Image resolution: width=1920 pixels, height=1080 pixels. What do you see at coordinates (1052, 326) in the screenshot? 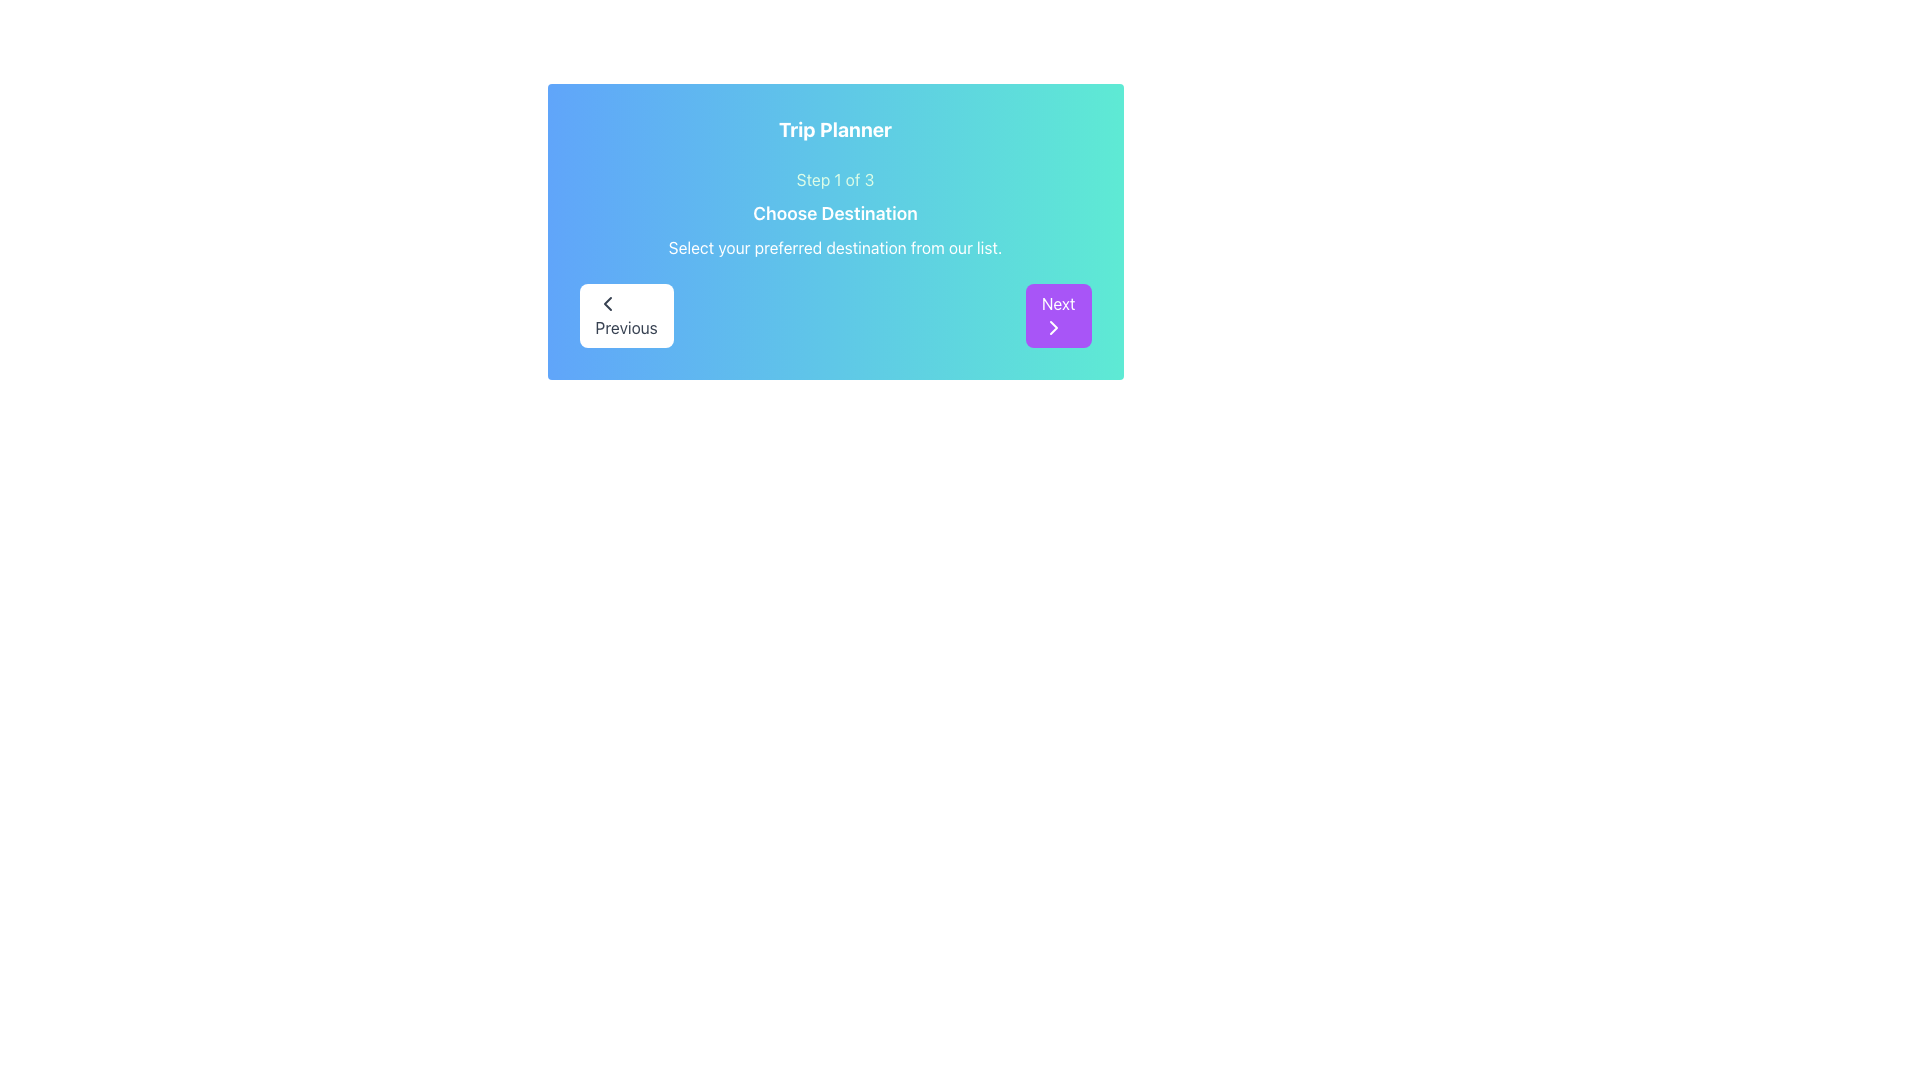
I see `the 'Next' button which contains the rightward-pointing chevron arrow` at bounding box center [1052, 326].